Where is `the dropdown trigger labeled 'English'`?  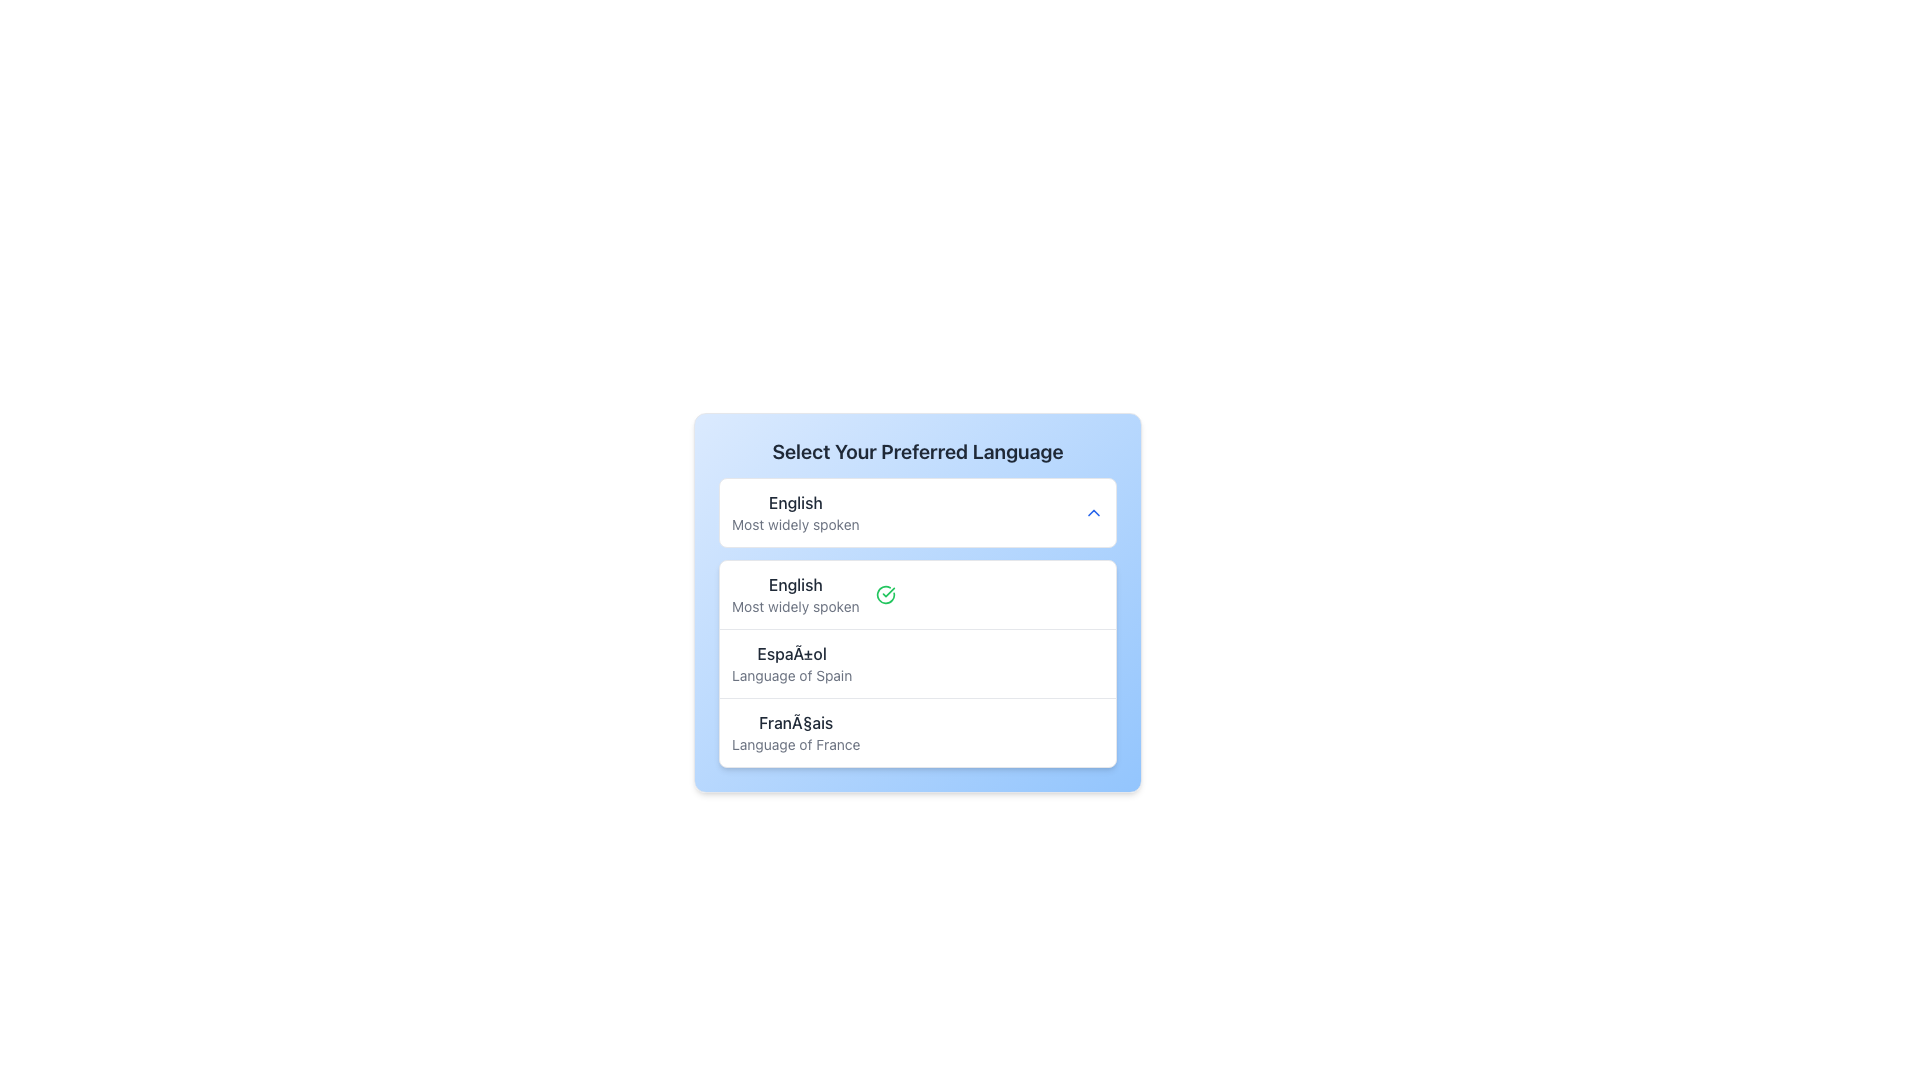 the dropdown trigger labeled 'English' is located at coordinates (916, 512).